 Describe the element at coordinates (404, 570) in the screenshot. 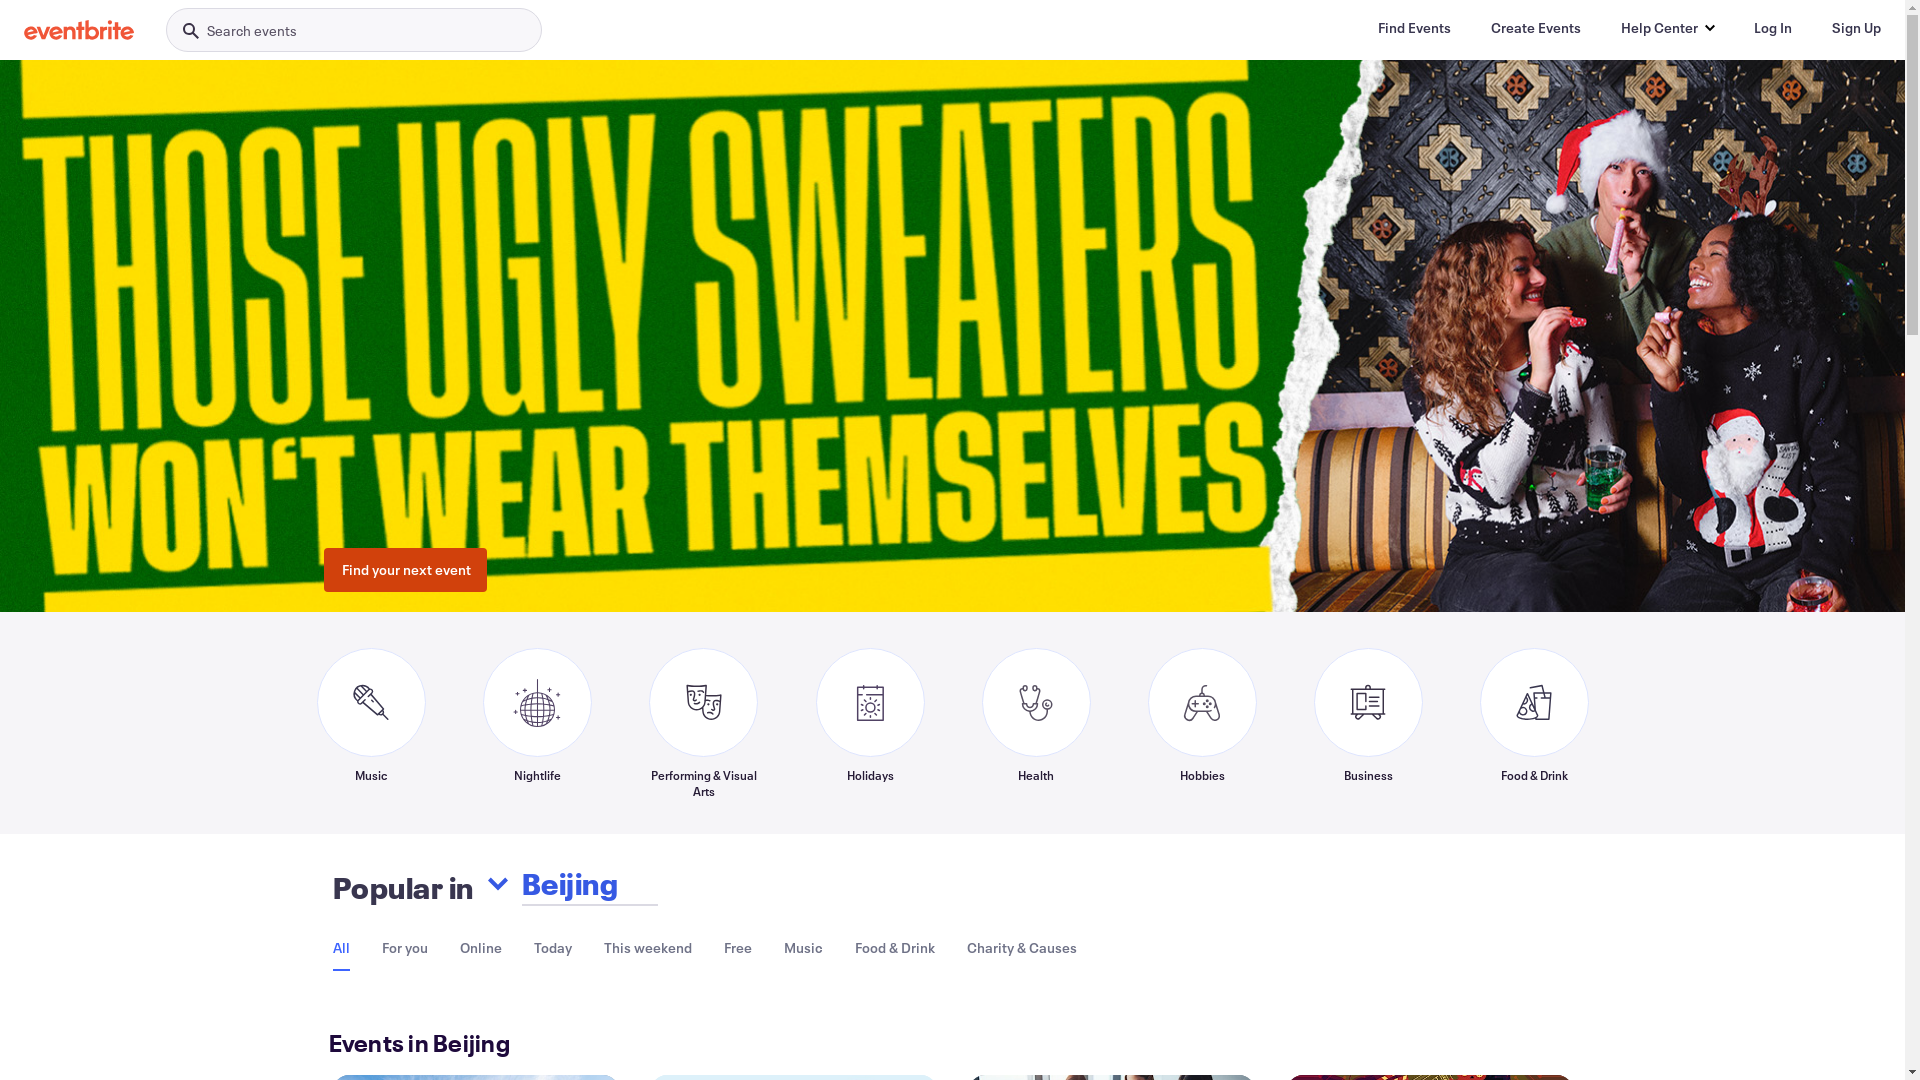

I see `'Find your next event'` at that location.